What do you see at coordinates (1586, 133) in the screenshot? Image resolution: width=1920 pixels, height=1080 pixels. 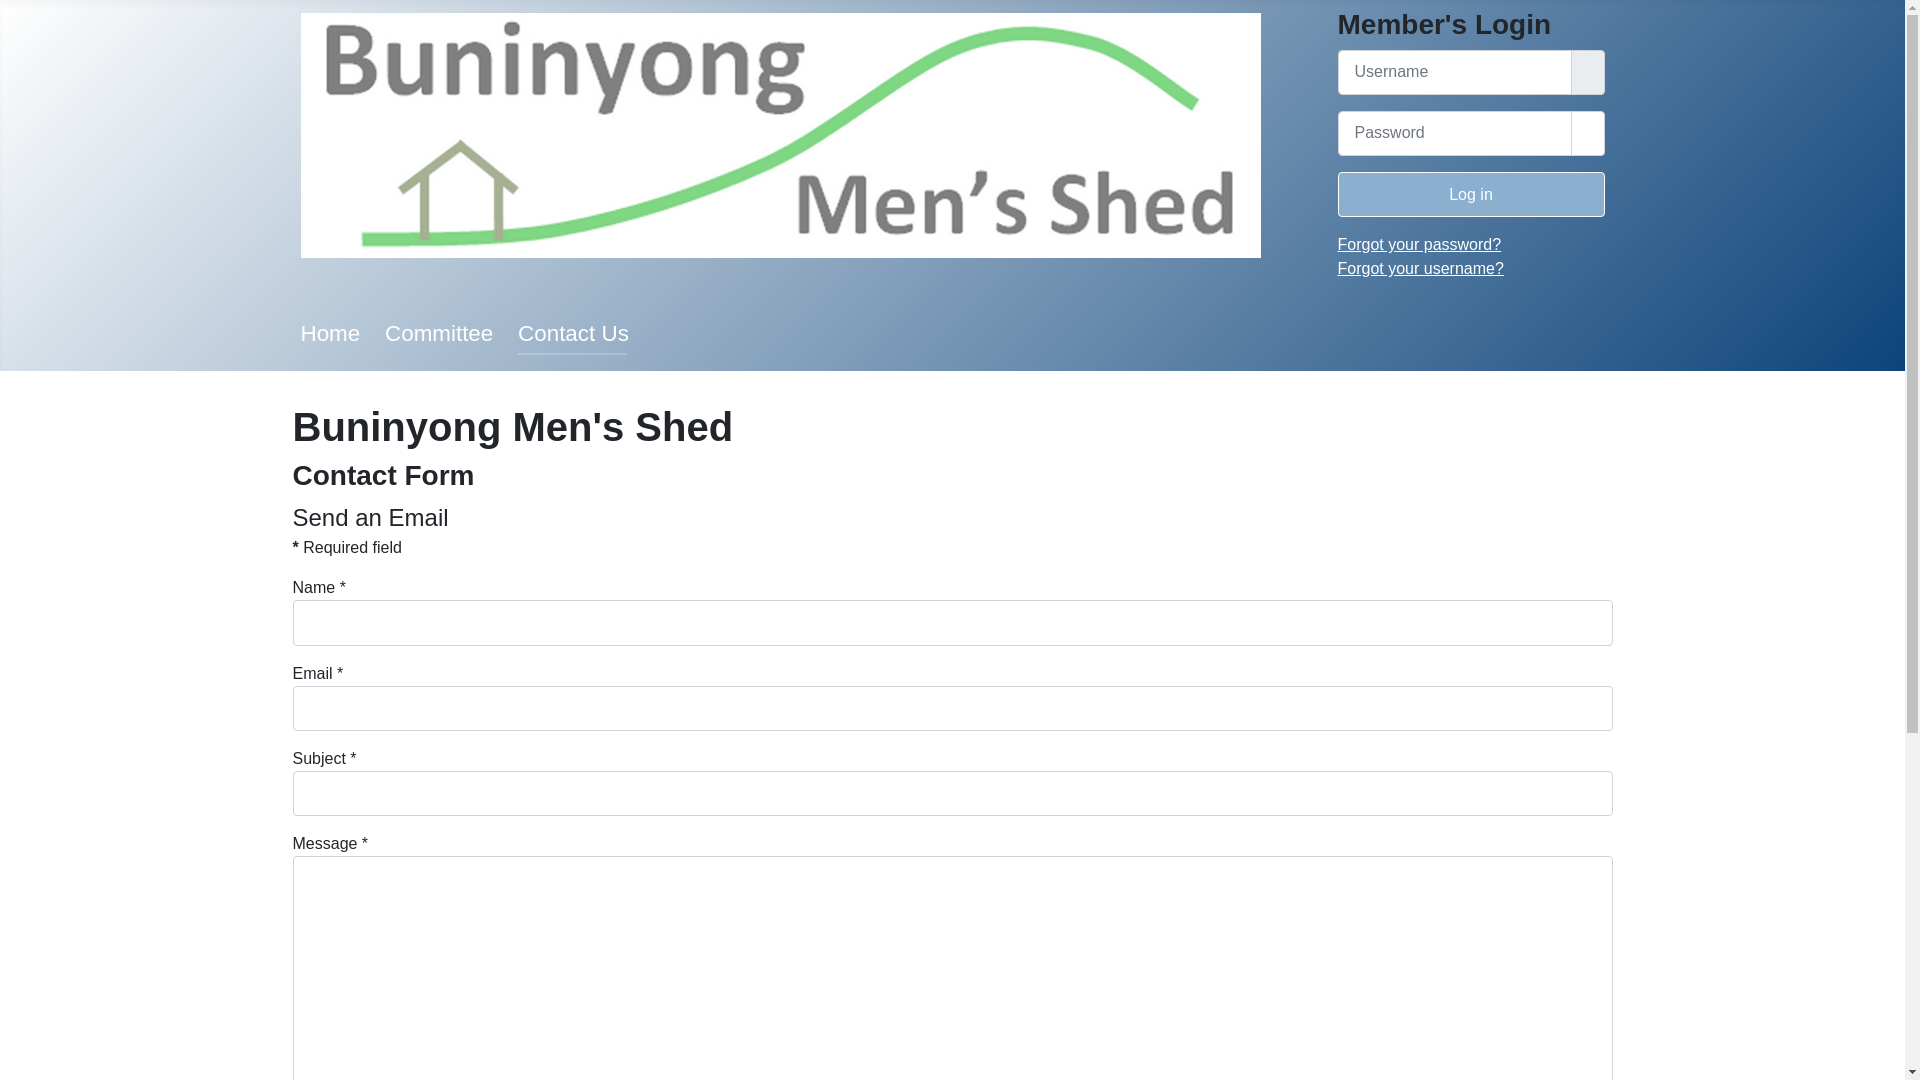 I see `'Show Password'` at bounding box center [1586, 133].